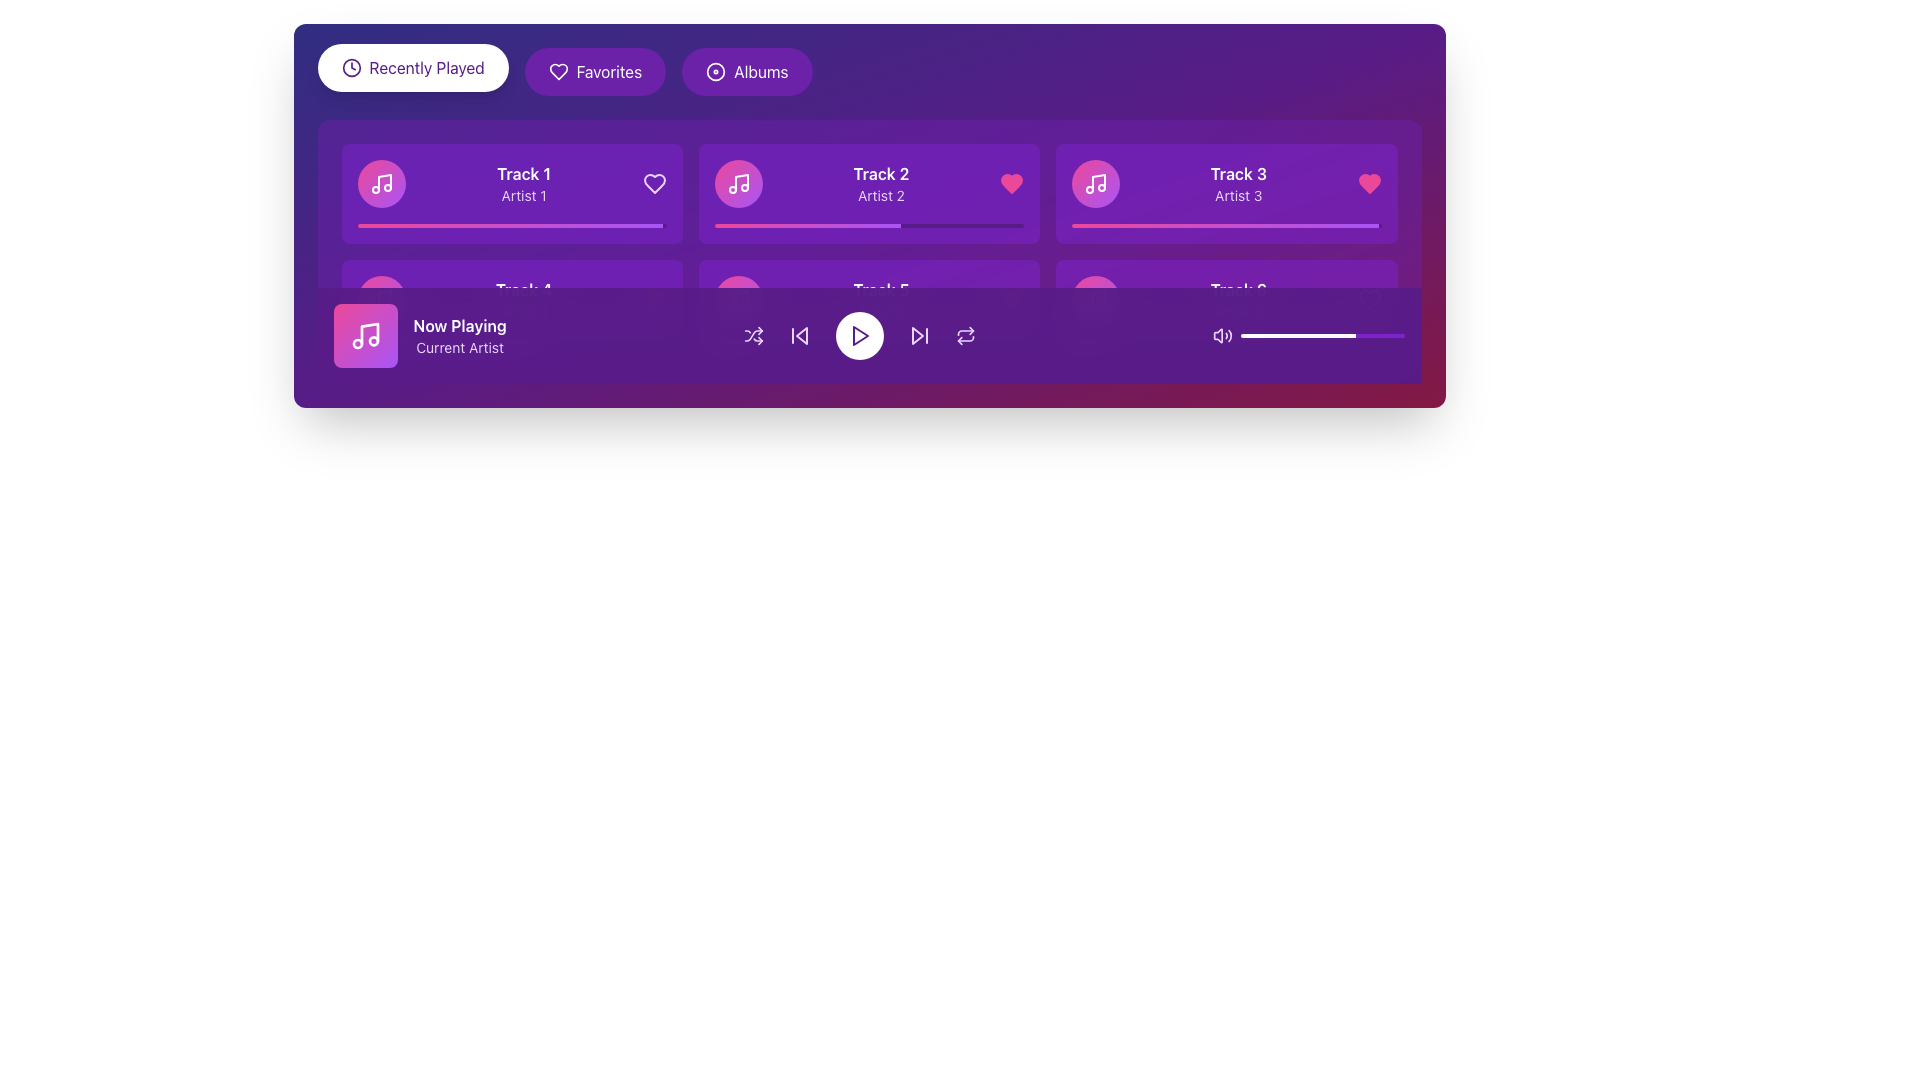 The height and width of the screenshot is (1080, 1920). What do you see at coordinates (1225, 225) in the screenshot?
I see `the progress bar representing the playback progress of 'Track 3', located in the third column of the top row of track cards, beneath the 'Track 3' label` at bounding box center [1225, 225].